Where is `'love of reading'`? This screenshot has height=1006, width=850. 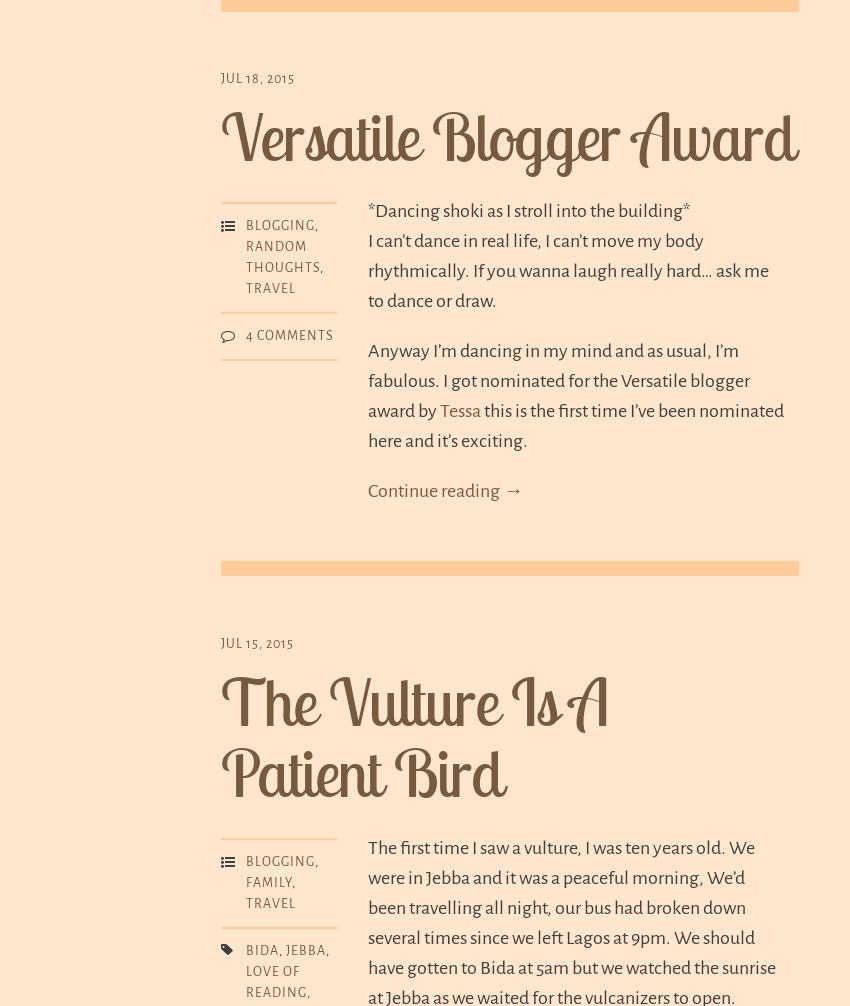
'love of reading' is located at coordinates (275, 981).